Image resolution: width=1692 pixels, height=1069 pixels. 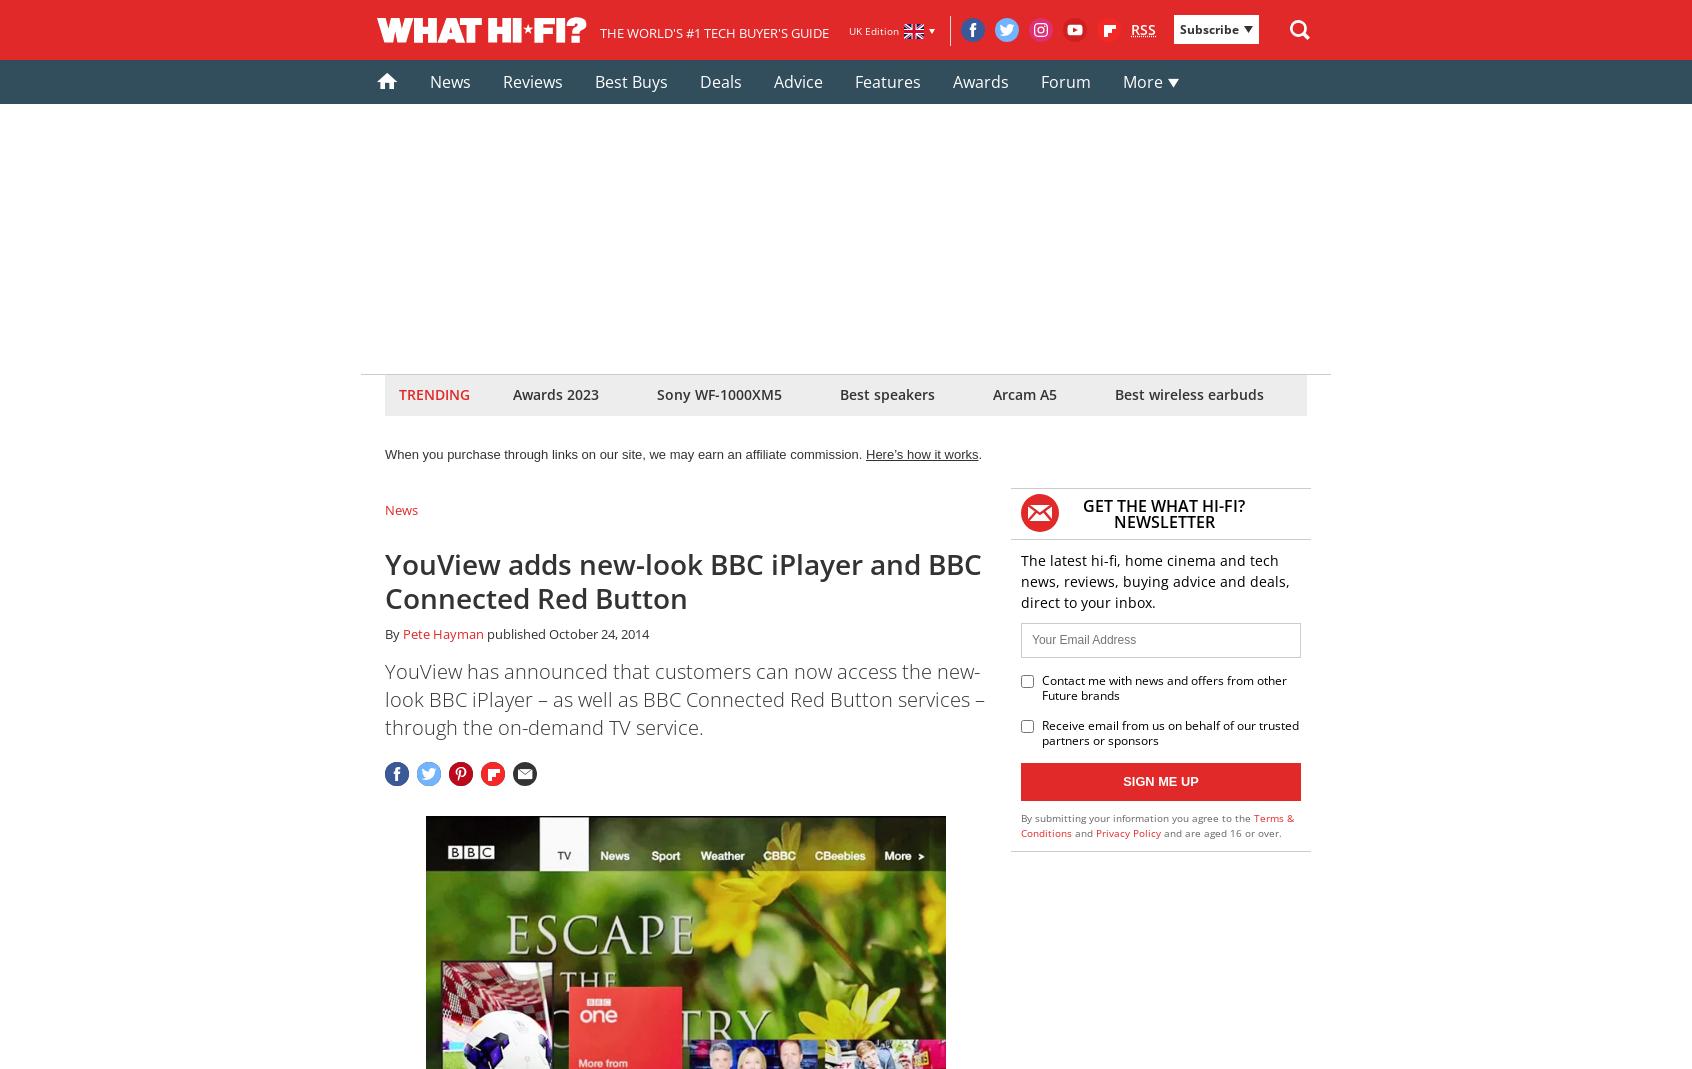 What do you see at coordinates (657, 394) in the screenshot?
I see `'Sony WF-1000XM5'` at bounding box center [657, 394].